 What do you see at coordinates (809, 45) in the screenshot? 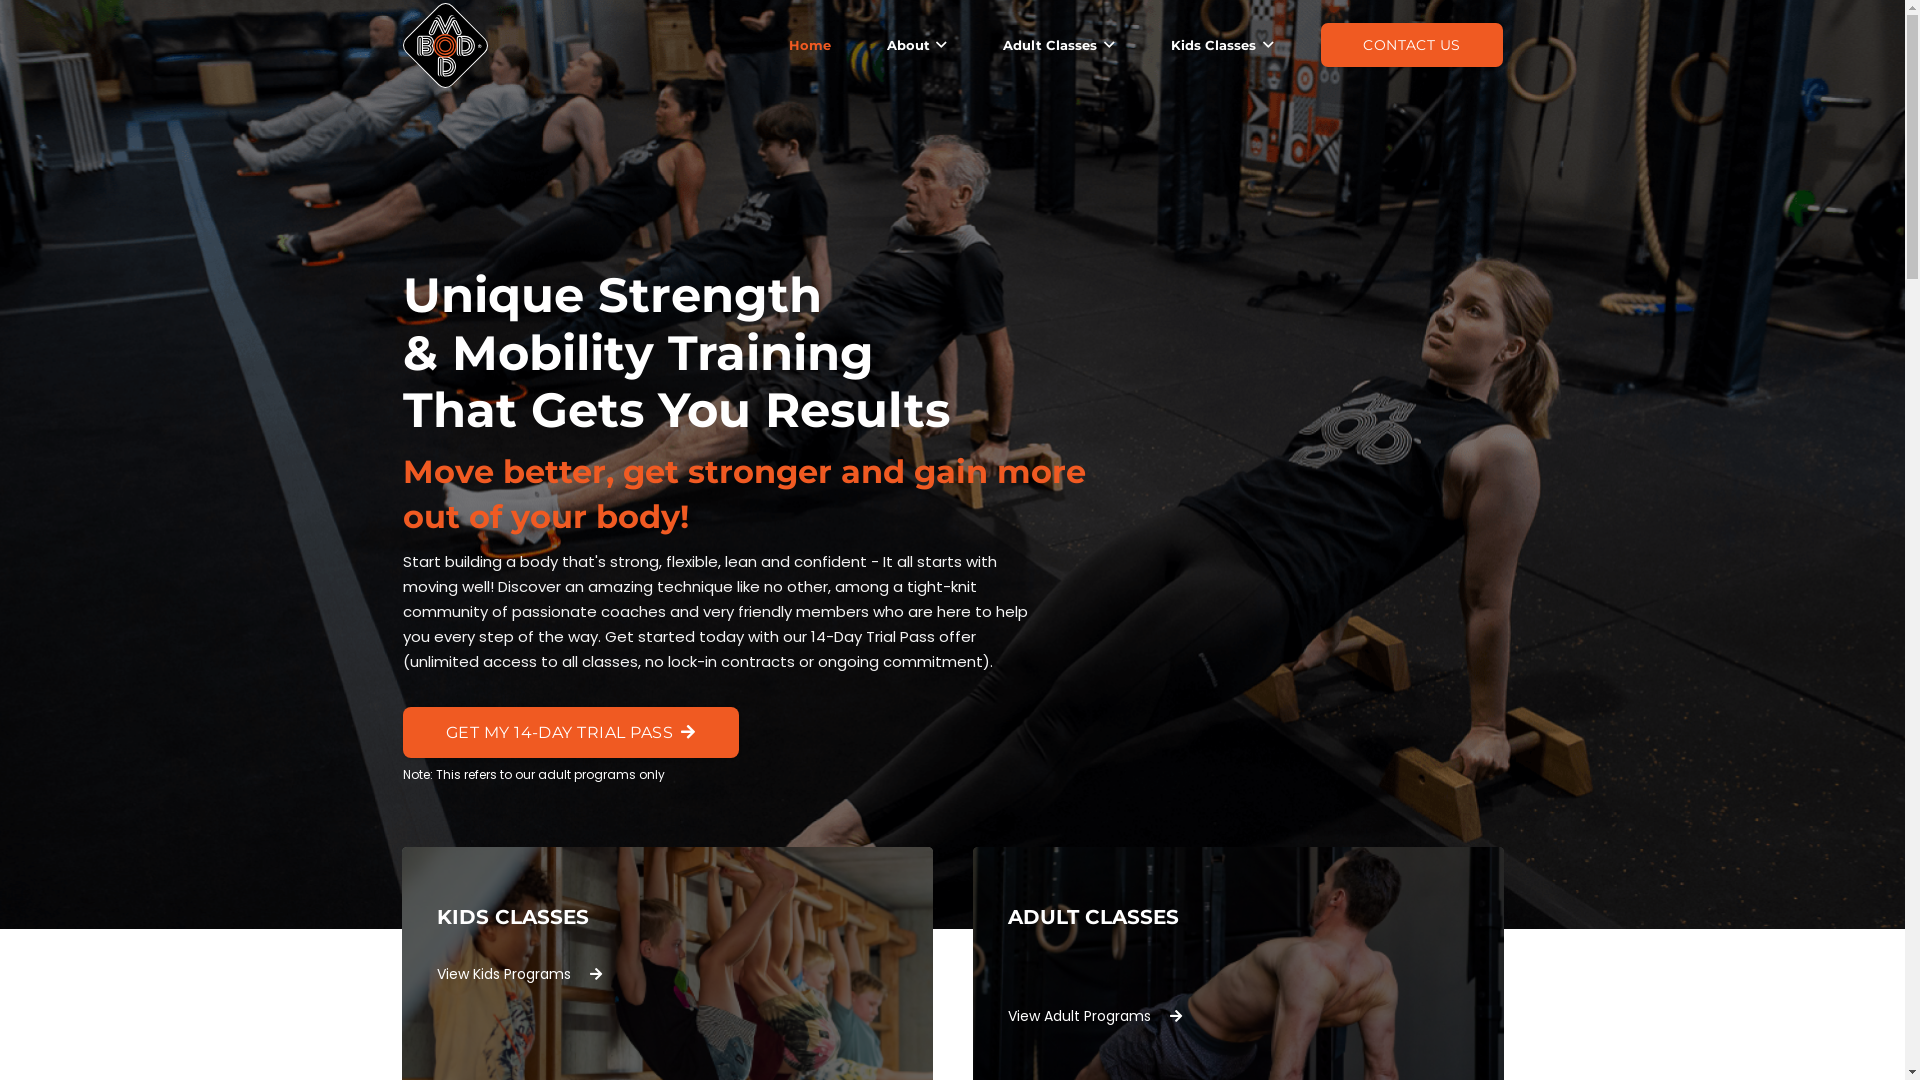
I see `'Home'` at bounding box center [809, 45].